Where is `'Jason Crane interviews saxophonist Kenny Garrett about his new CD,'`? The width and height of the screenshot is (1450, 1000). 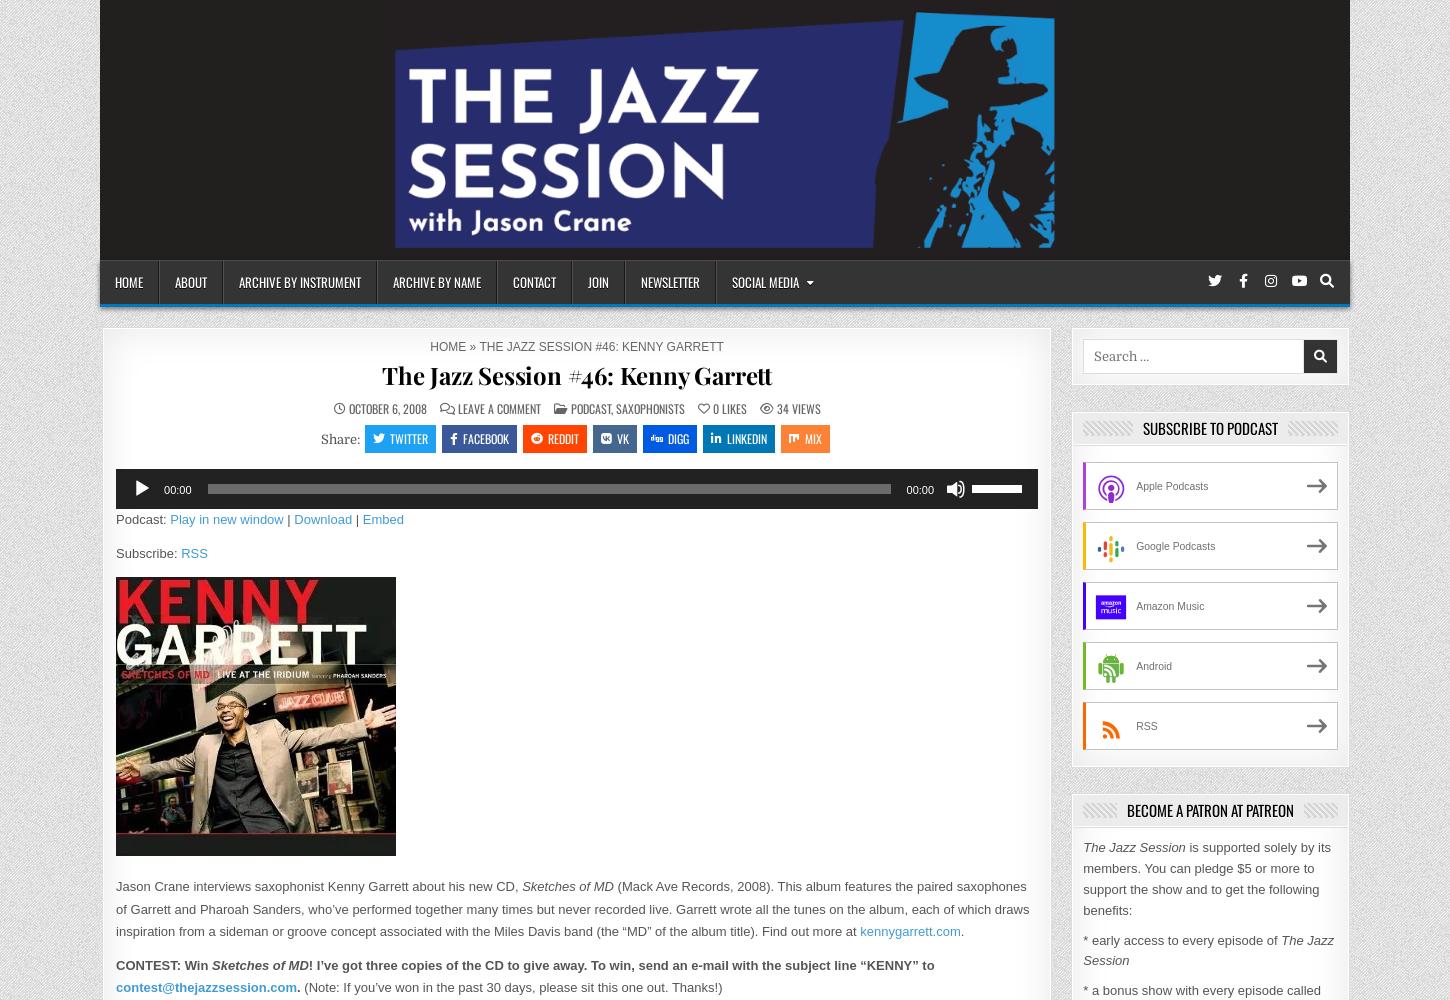
'Jason Crane interviews saxophonist Kenny Garrett about his new CD,' is located at coordinates (319, 886).